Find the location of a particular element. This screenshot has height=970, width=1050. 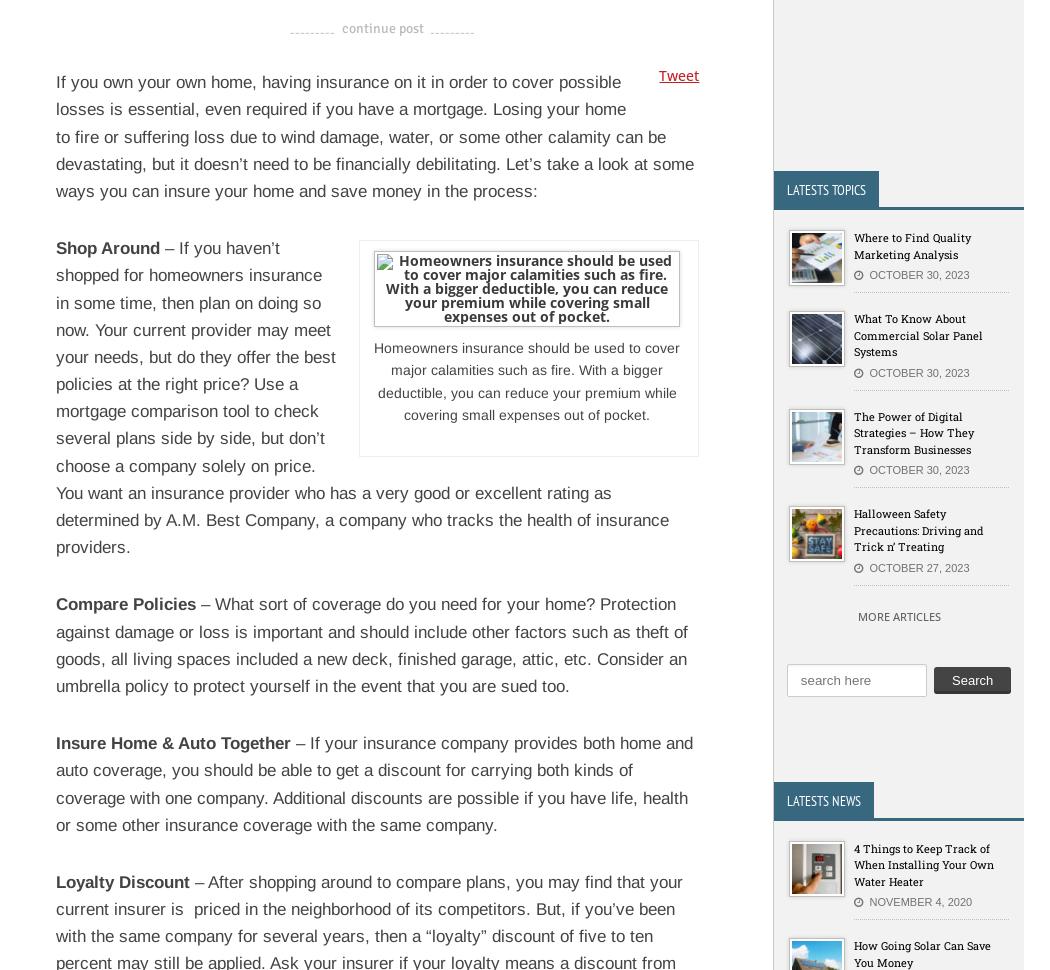

'Latests News' is located at coordinates (823, 799).